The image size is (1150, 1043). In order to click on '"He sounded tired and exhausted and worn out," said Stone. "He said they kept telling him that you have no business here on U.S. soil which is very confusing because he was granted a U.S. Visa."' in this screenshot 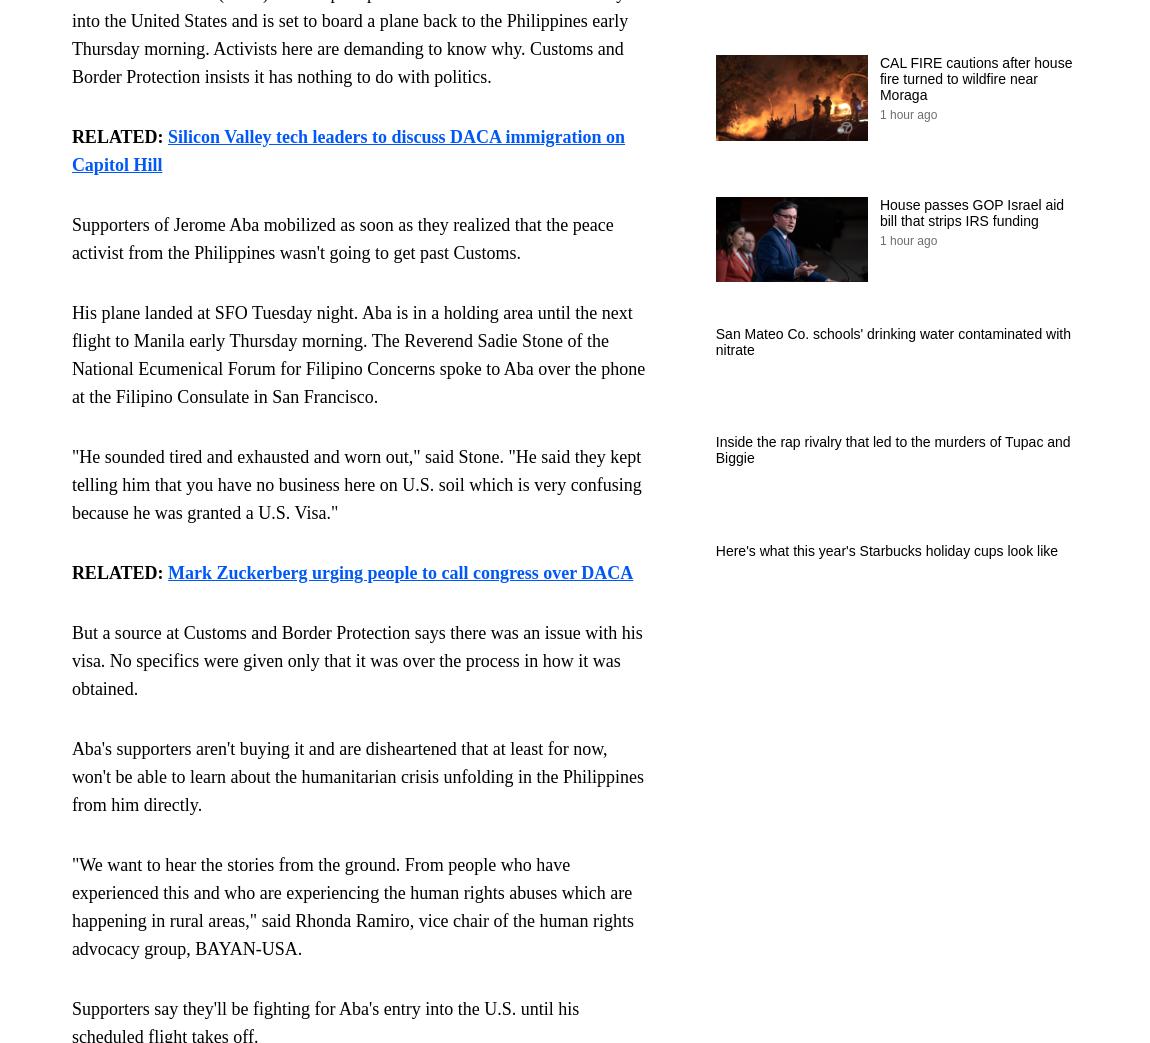, I will do `click(356, 483)`.